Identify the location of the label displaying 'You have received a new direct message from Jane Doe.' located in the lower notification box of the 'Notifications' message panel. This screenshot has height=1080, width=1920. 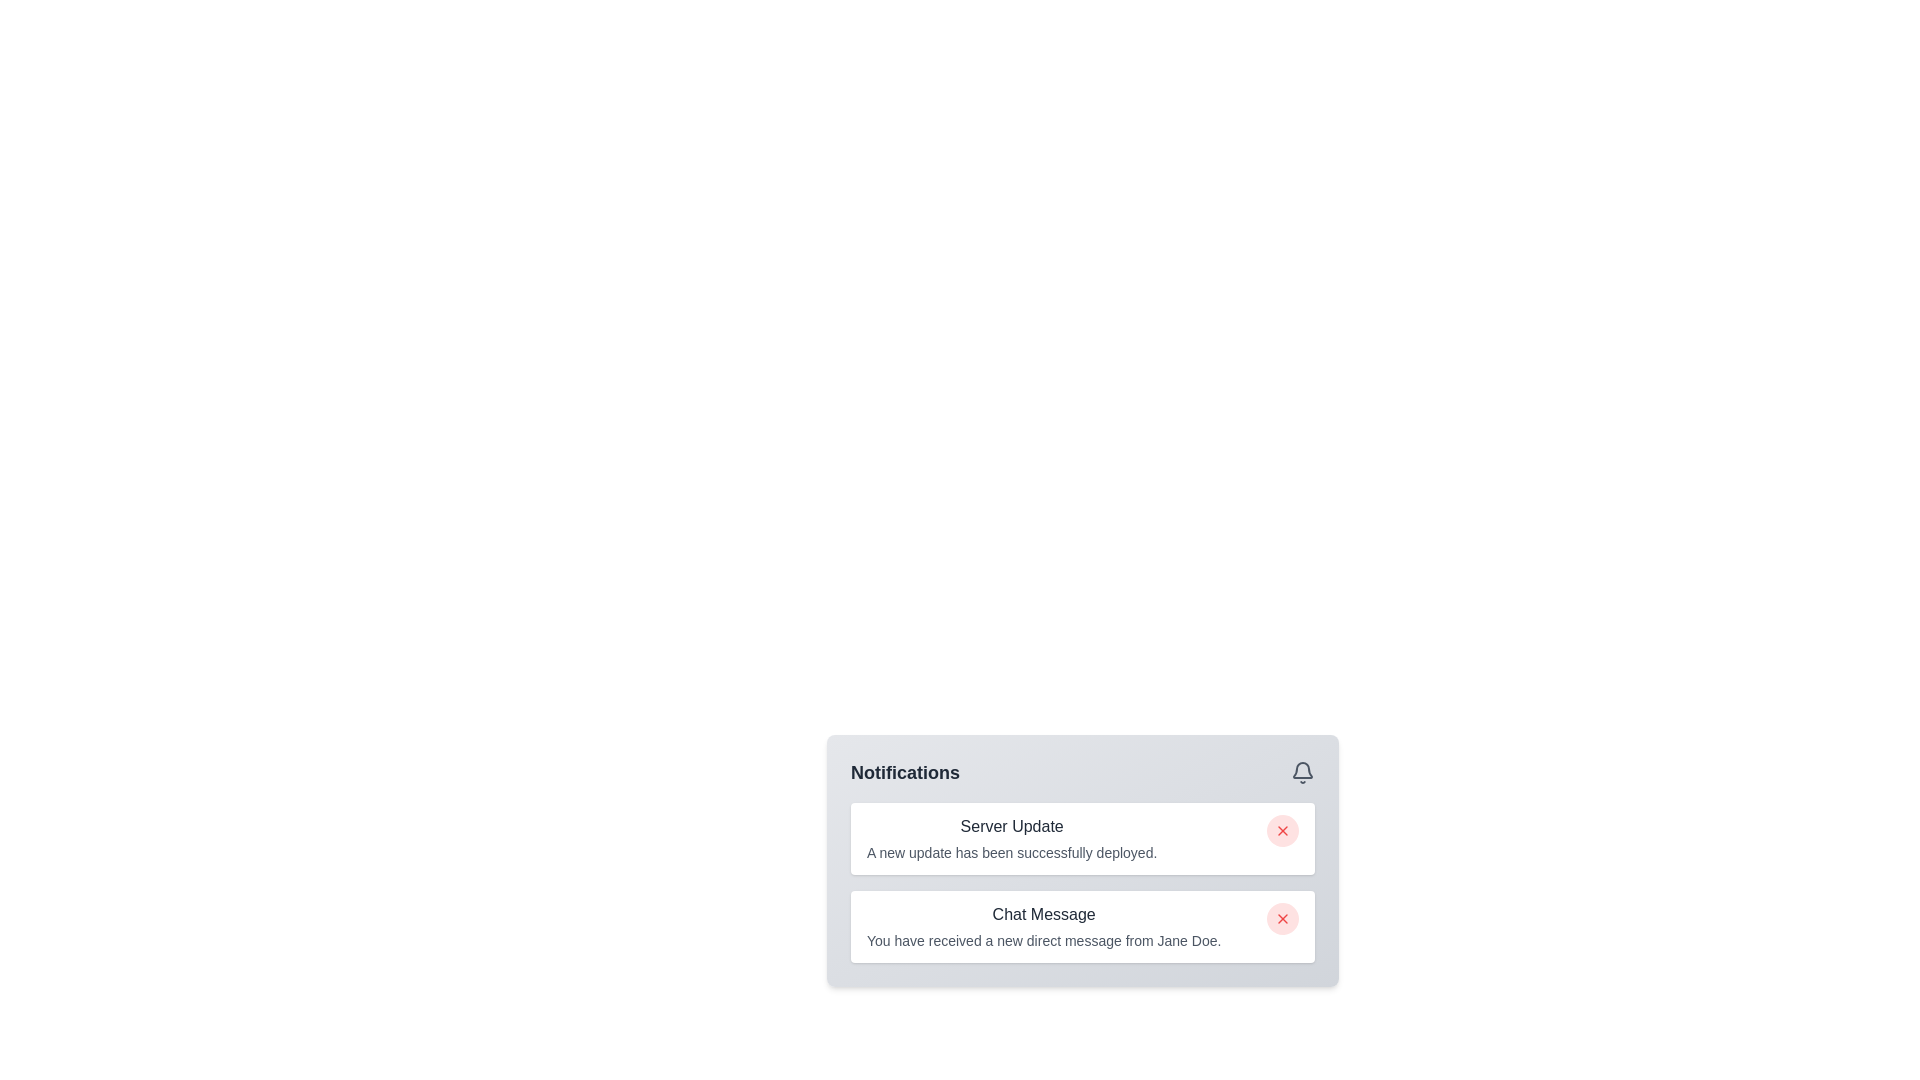
(1043, 941).